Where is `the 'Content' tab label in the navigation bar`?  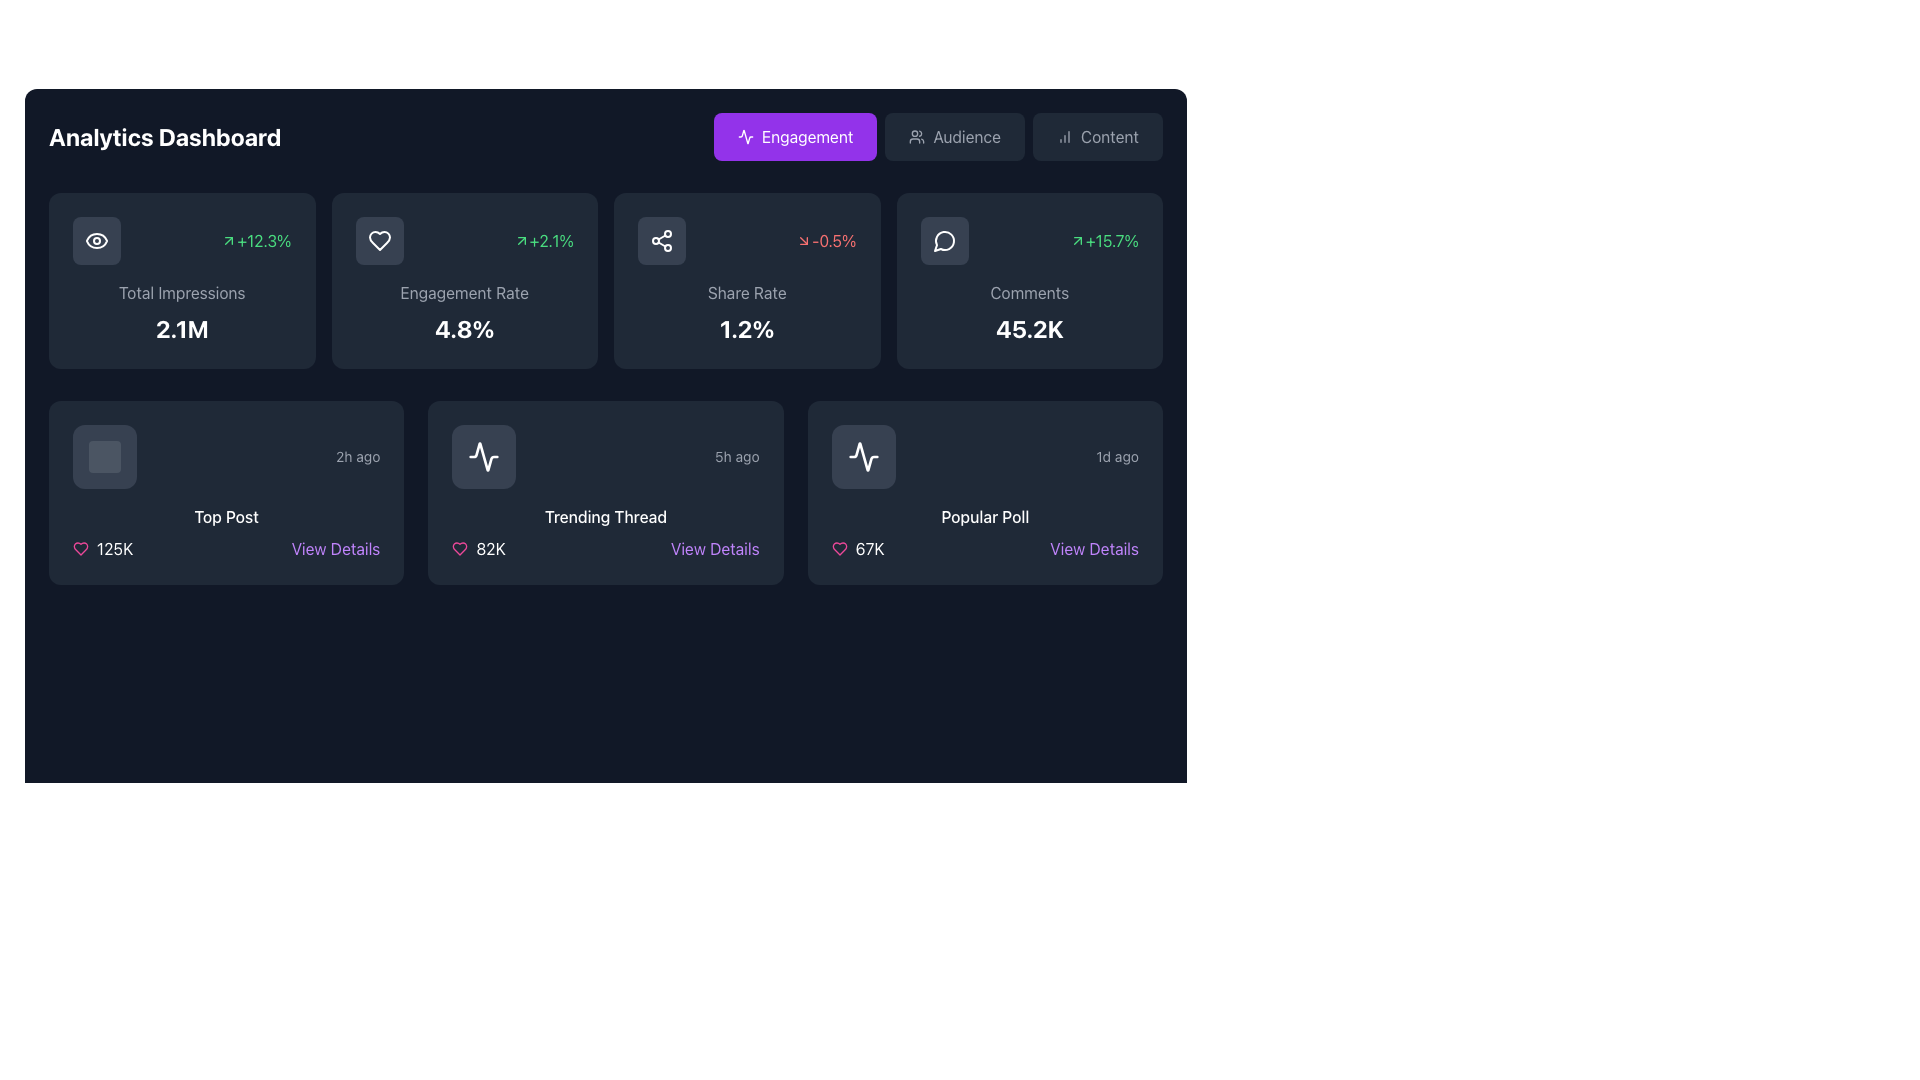
the 'Content' tab label in the navigation bar is located at coordinates (1108, 136).